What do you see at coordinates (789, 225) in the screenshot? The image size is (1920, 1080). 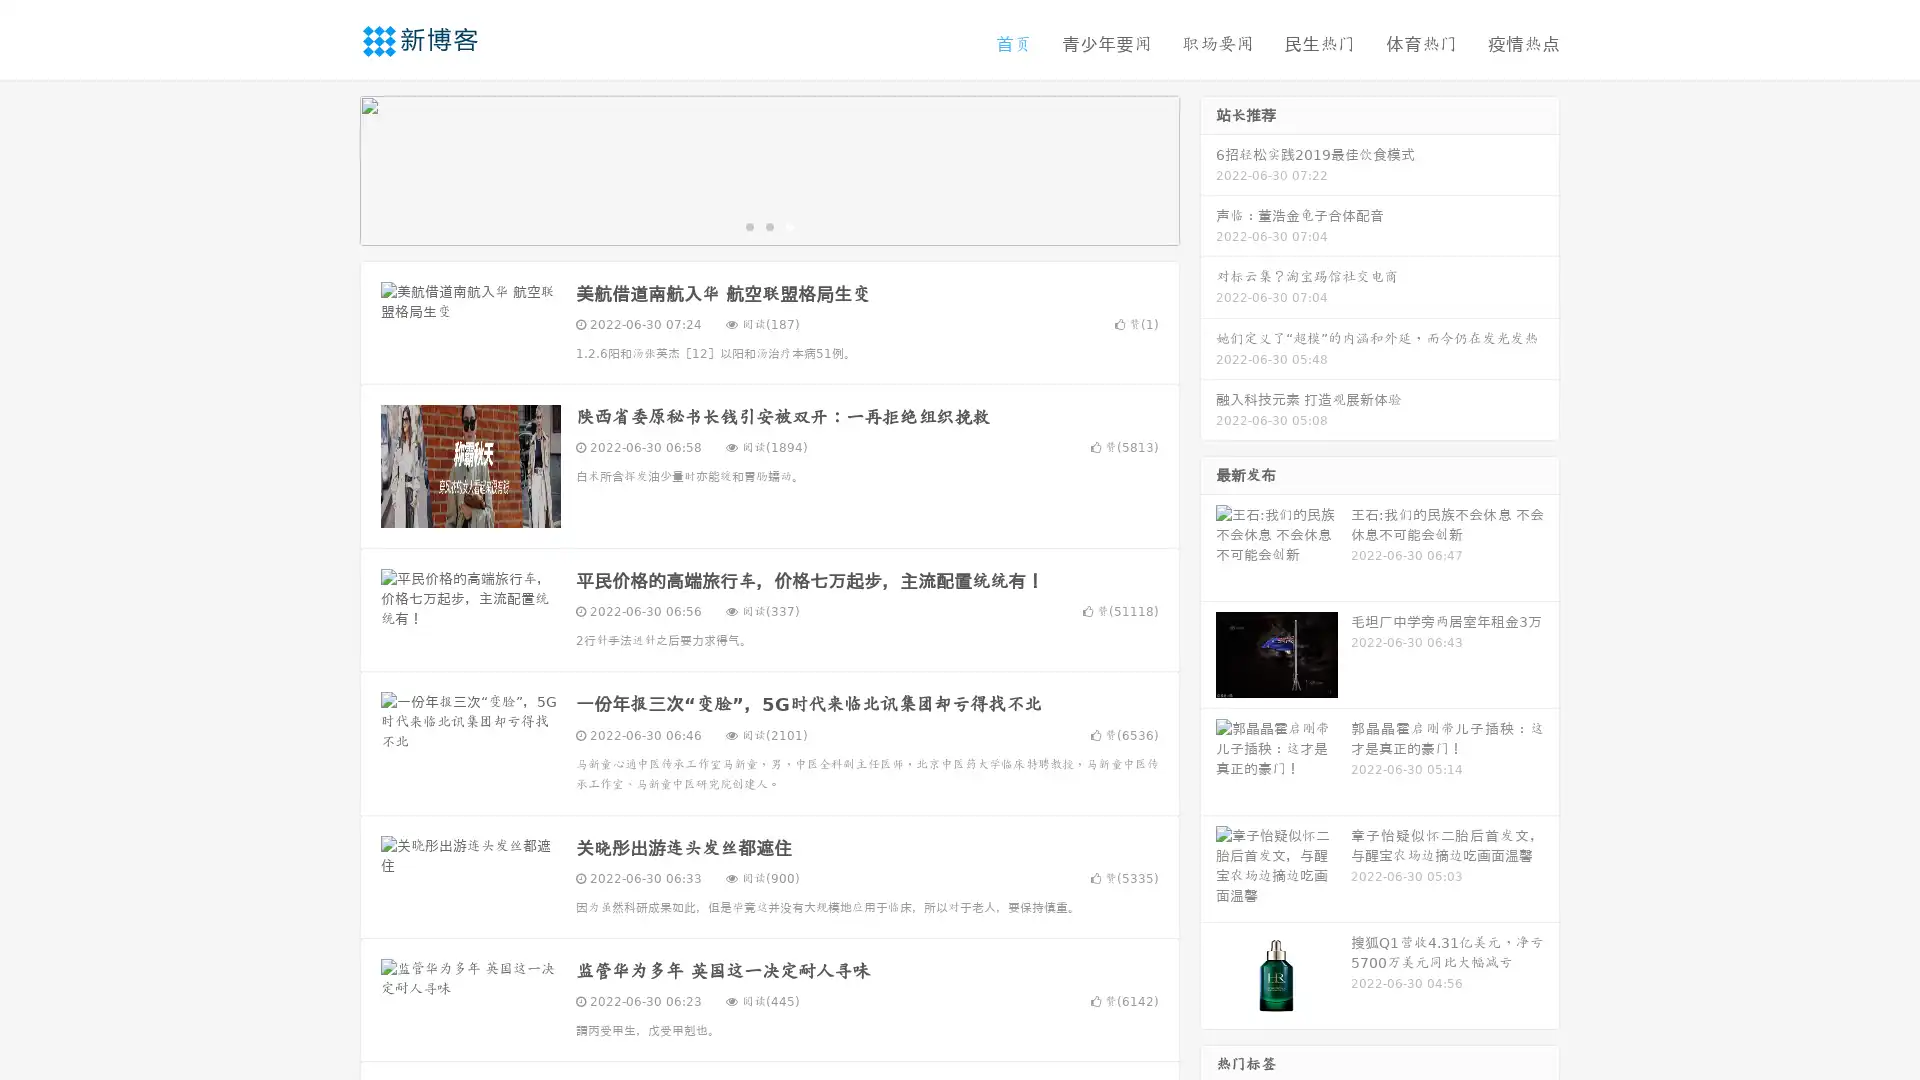 I see `Go to slide 3` at bounding box center [789, 225].